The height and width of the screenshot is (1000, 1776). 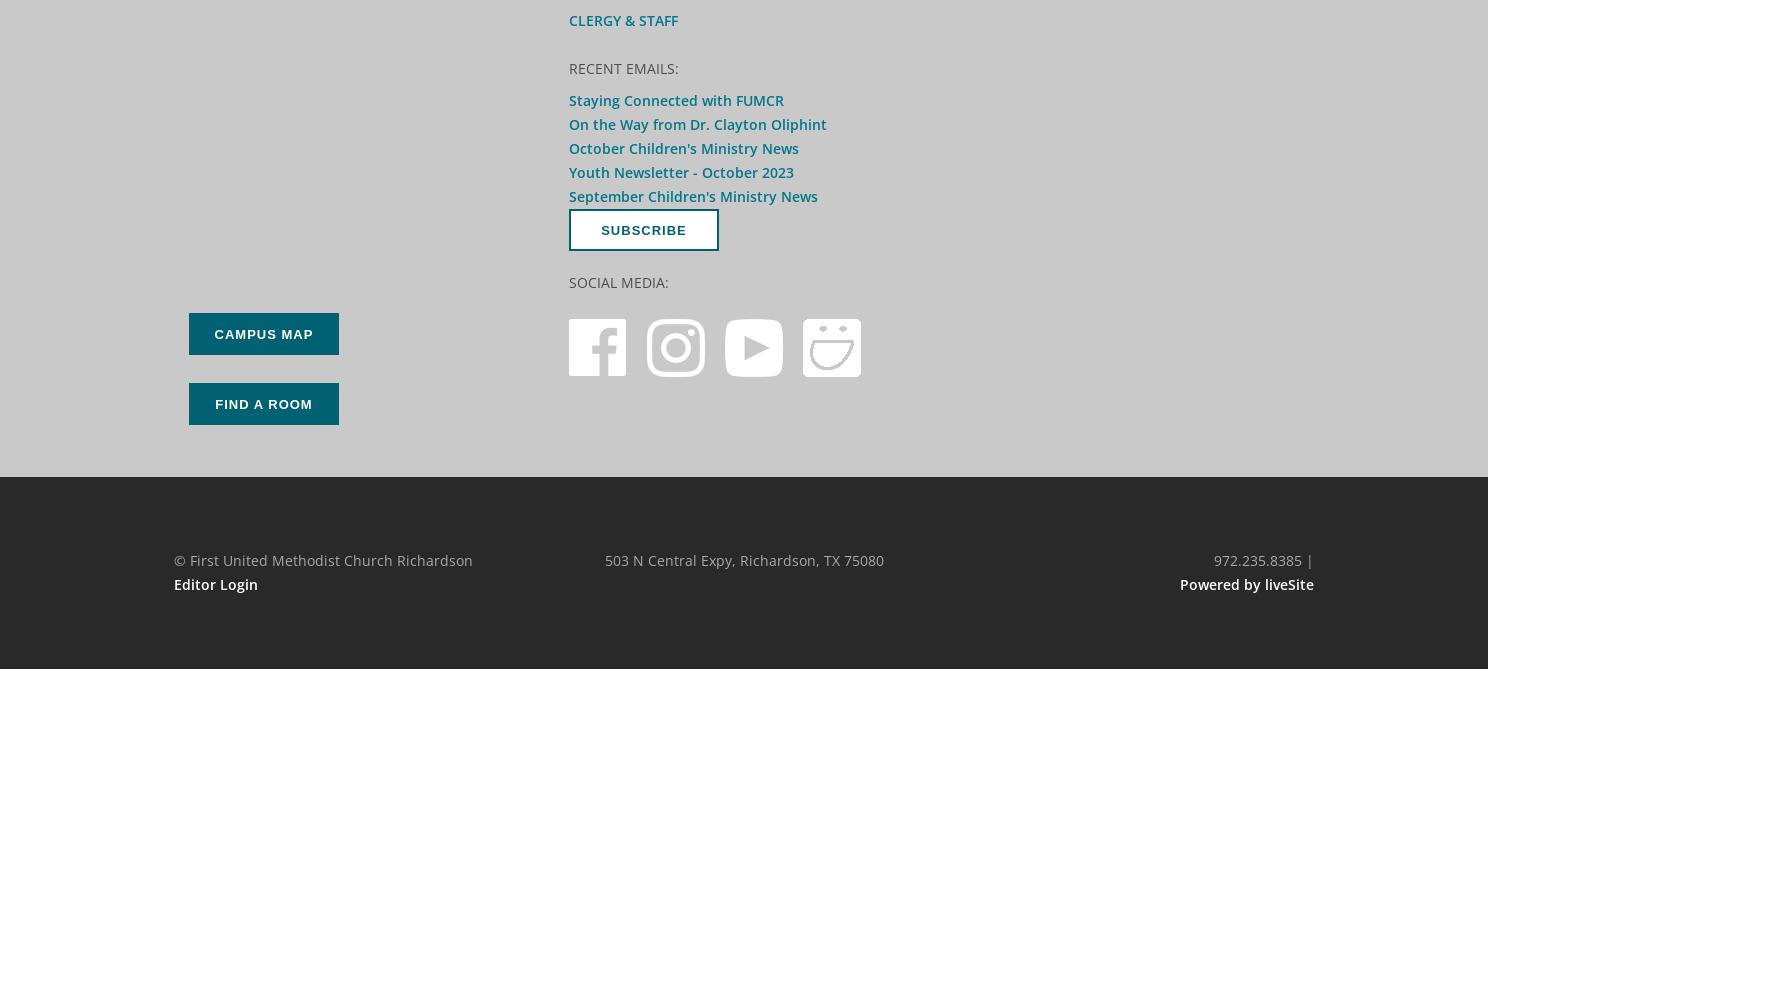 What do you see at coordinates (1263, 560) in the screenshot?
I see `'972.235.8385 |'` at bounding box center [1263, 560].